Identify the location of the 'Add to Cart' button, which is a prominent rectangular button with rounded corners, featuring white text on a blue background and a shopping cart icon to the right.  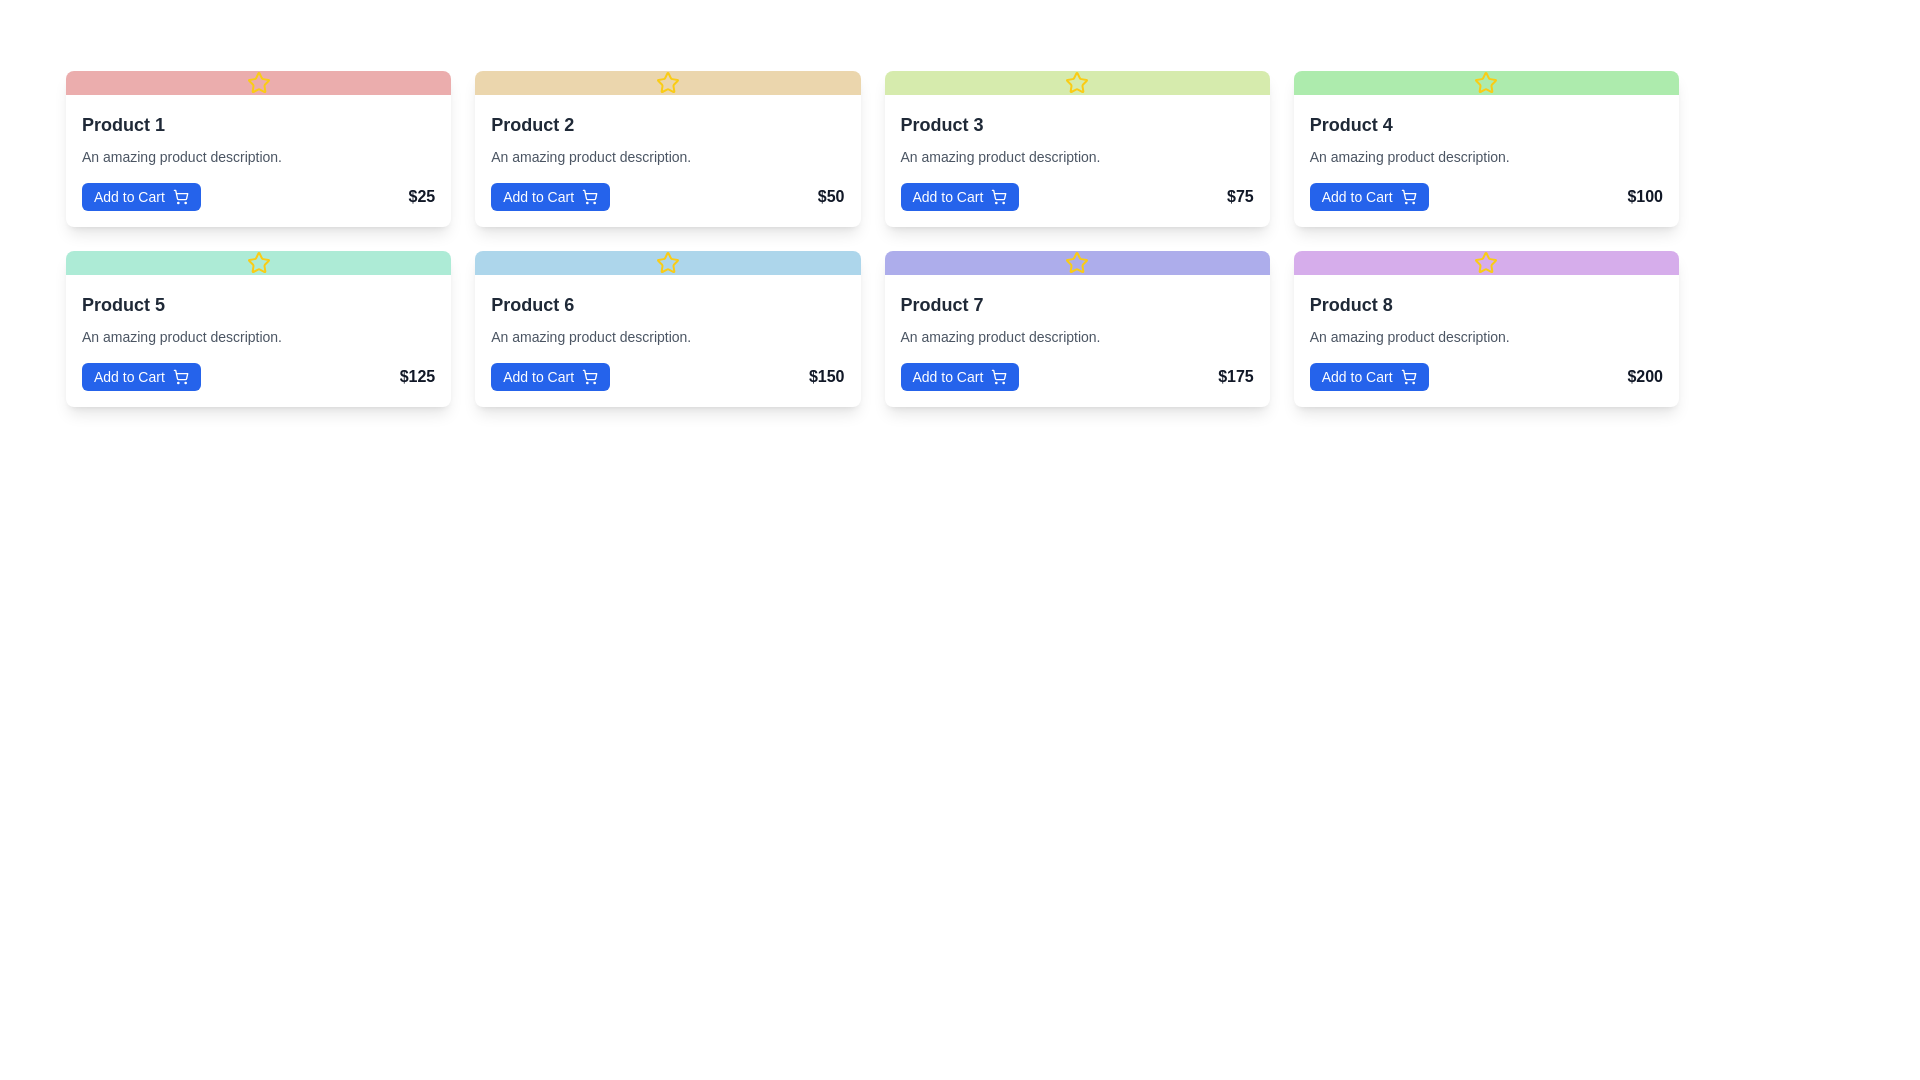
(1368, 196).